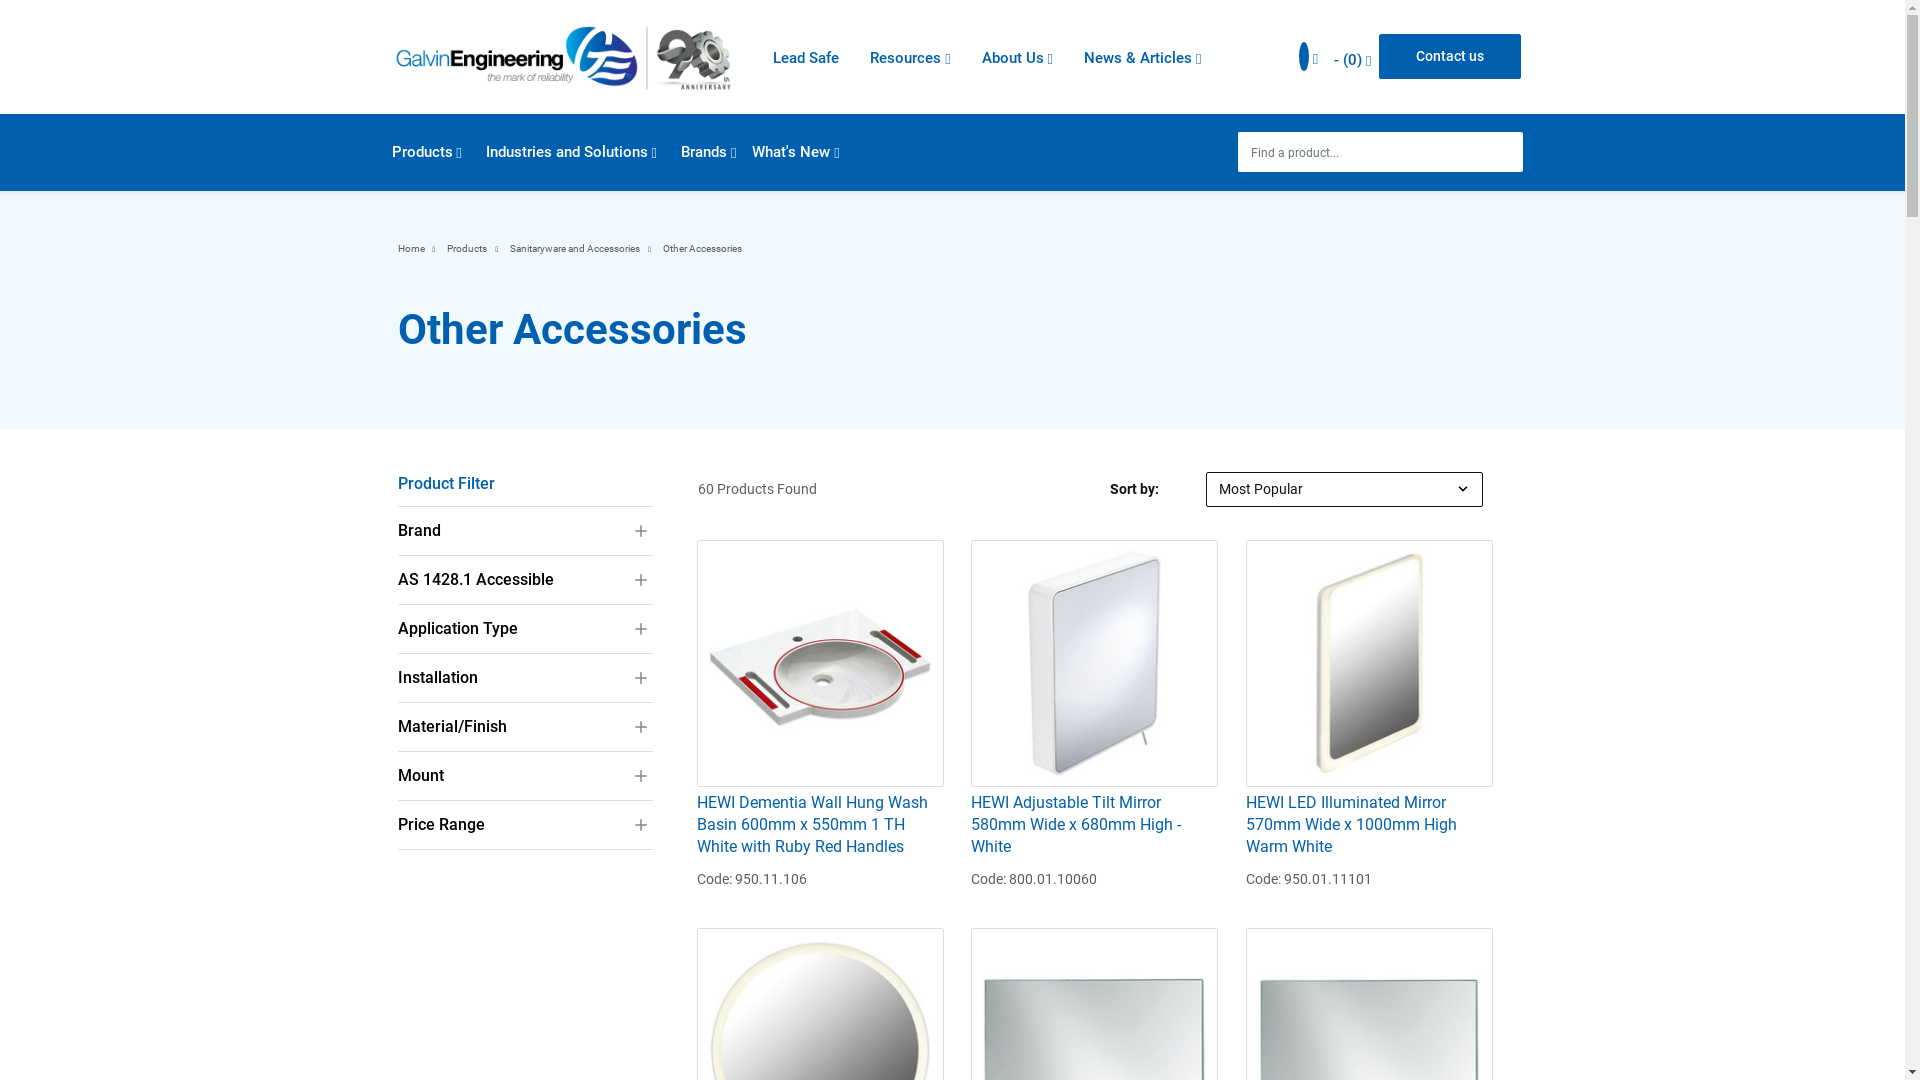 Image resolution: width=1920 pixels, height=1080 pixels. Describe the element at coordinates (560, 56) in the screenshot. I see `'Galvin Engineering'` at that location.